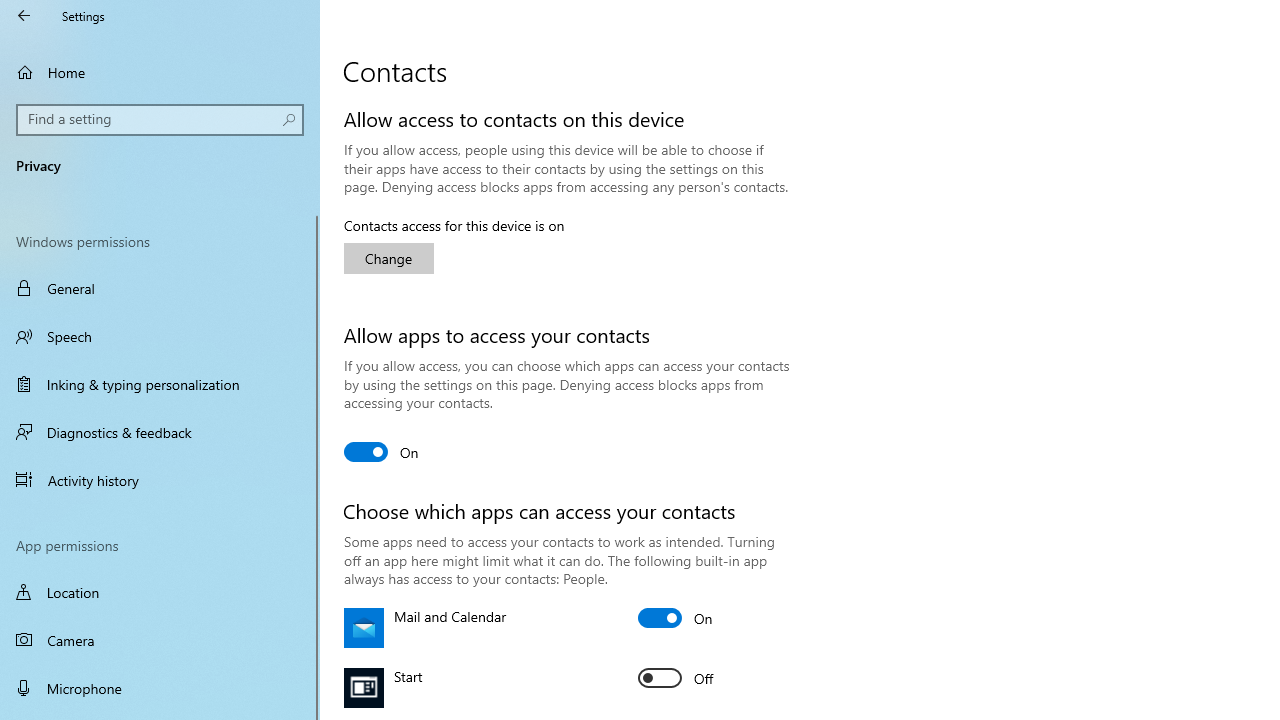  What do you see at coordinates (160, 384) in the screenshot?
I see `'Inking & typing personalization'` at bounding box center [160, 384].